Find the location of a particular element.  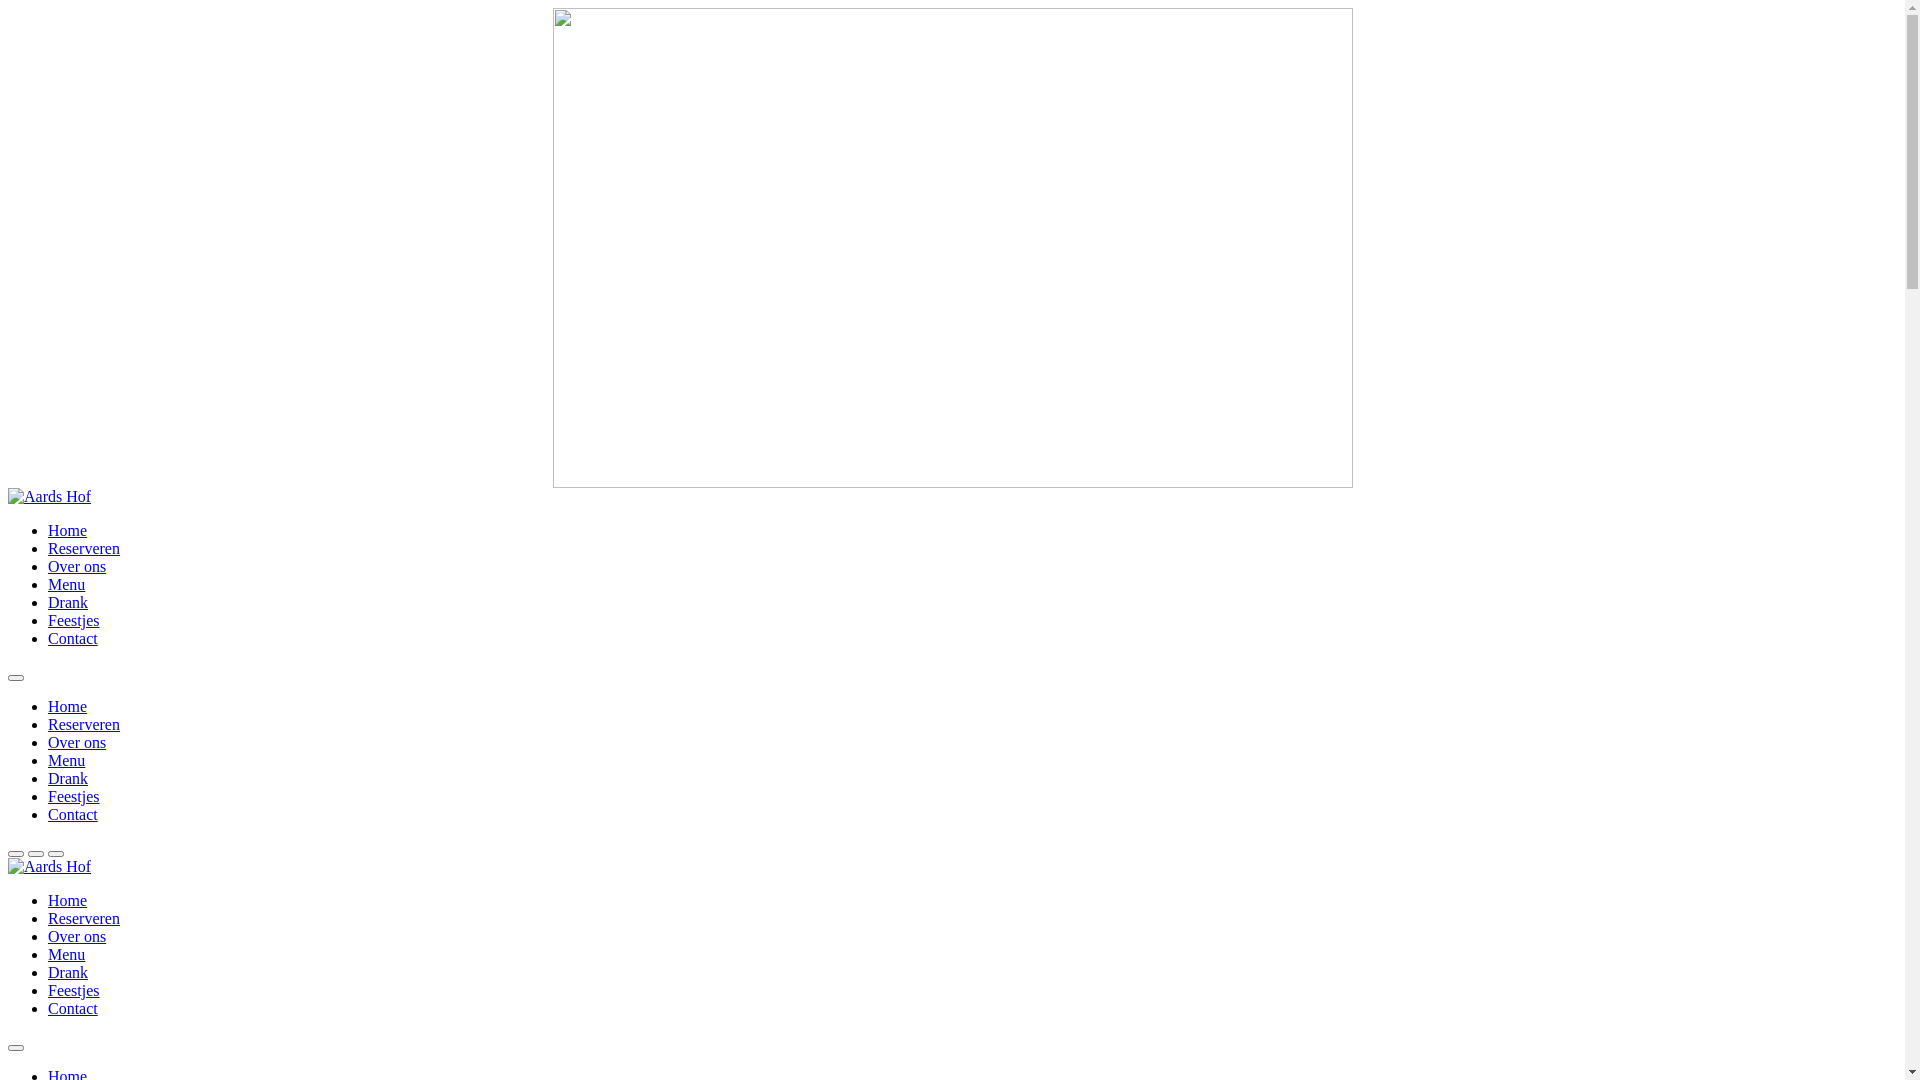

'Home' is located at coordinates (67, 900).